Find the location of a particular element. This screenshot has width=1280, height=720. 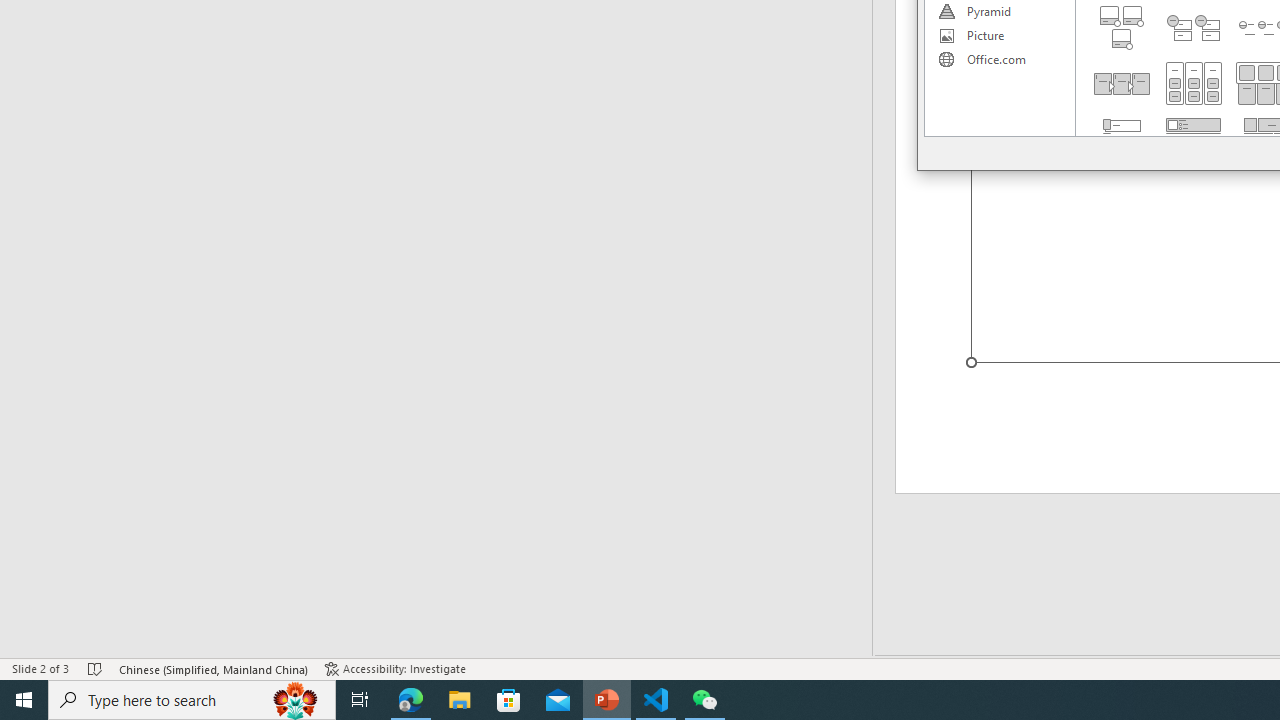

'Microsoft Edge - 1 running window' is located at coordinates (410, 698).